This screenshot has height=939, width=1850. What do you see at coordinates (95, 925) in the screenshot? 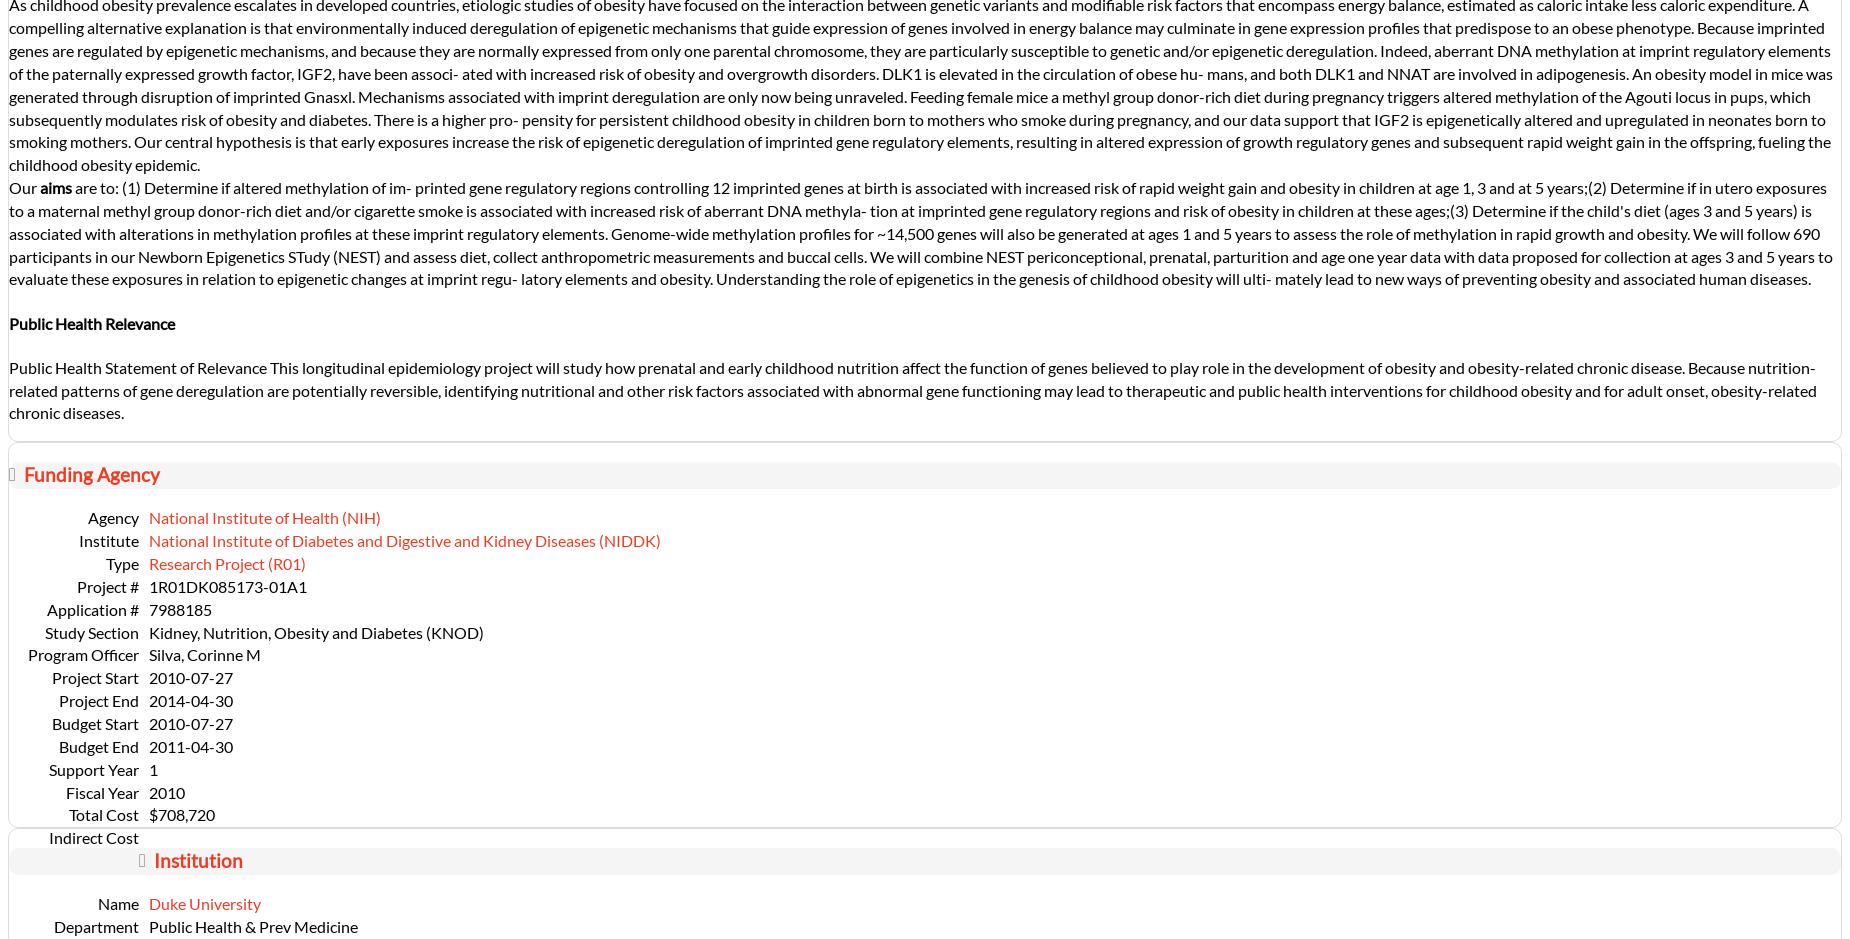
I see `'Department'` at bounding box center [95, 925].